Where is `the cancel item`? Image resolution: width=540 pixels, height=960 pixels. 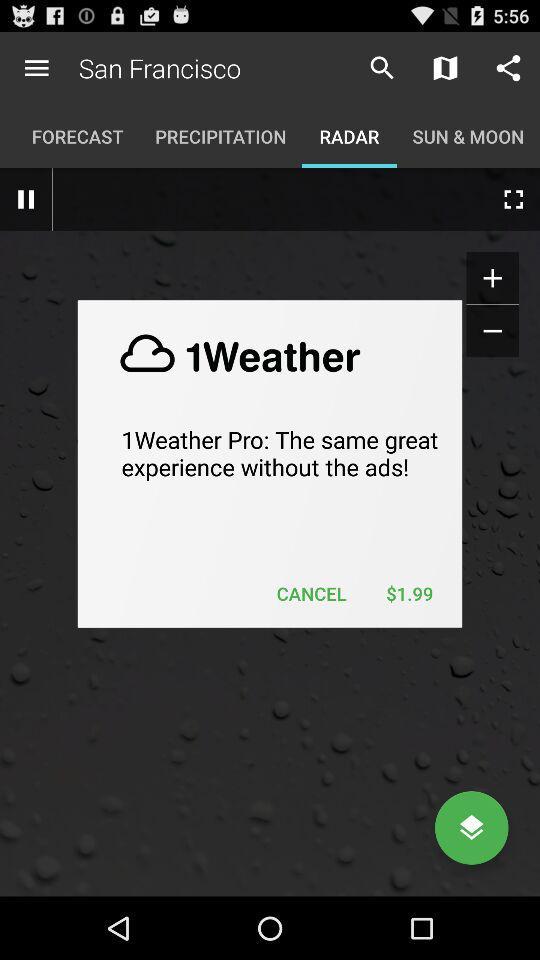 the cancel item is located at coordinates (311, 593).